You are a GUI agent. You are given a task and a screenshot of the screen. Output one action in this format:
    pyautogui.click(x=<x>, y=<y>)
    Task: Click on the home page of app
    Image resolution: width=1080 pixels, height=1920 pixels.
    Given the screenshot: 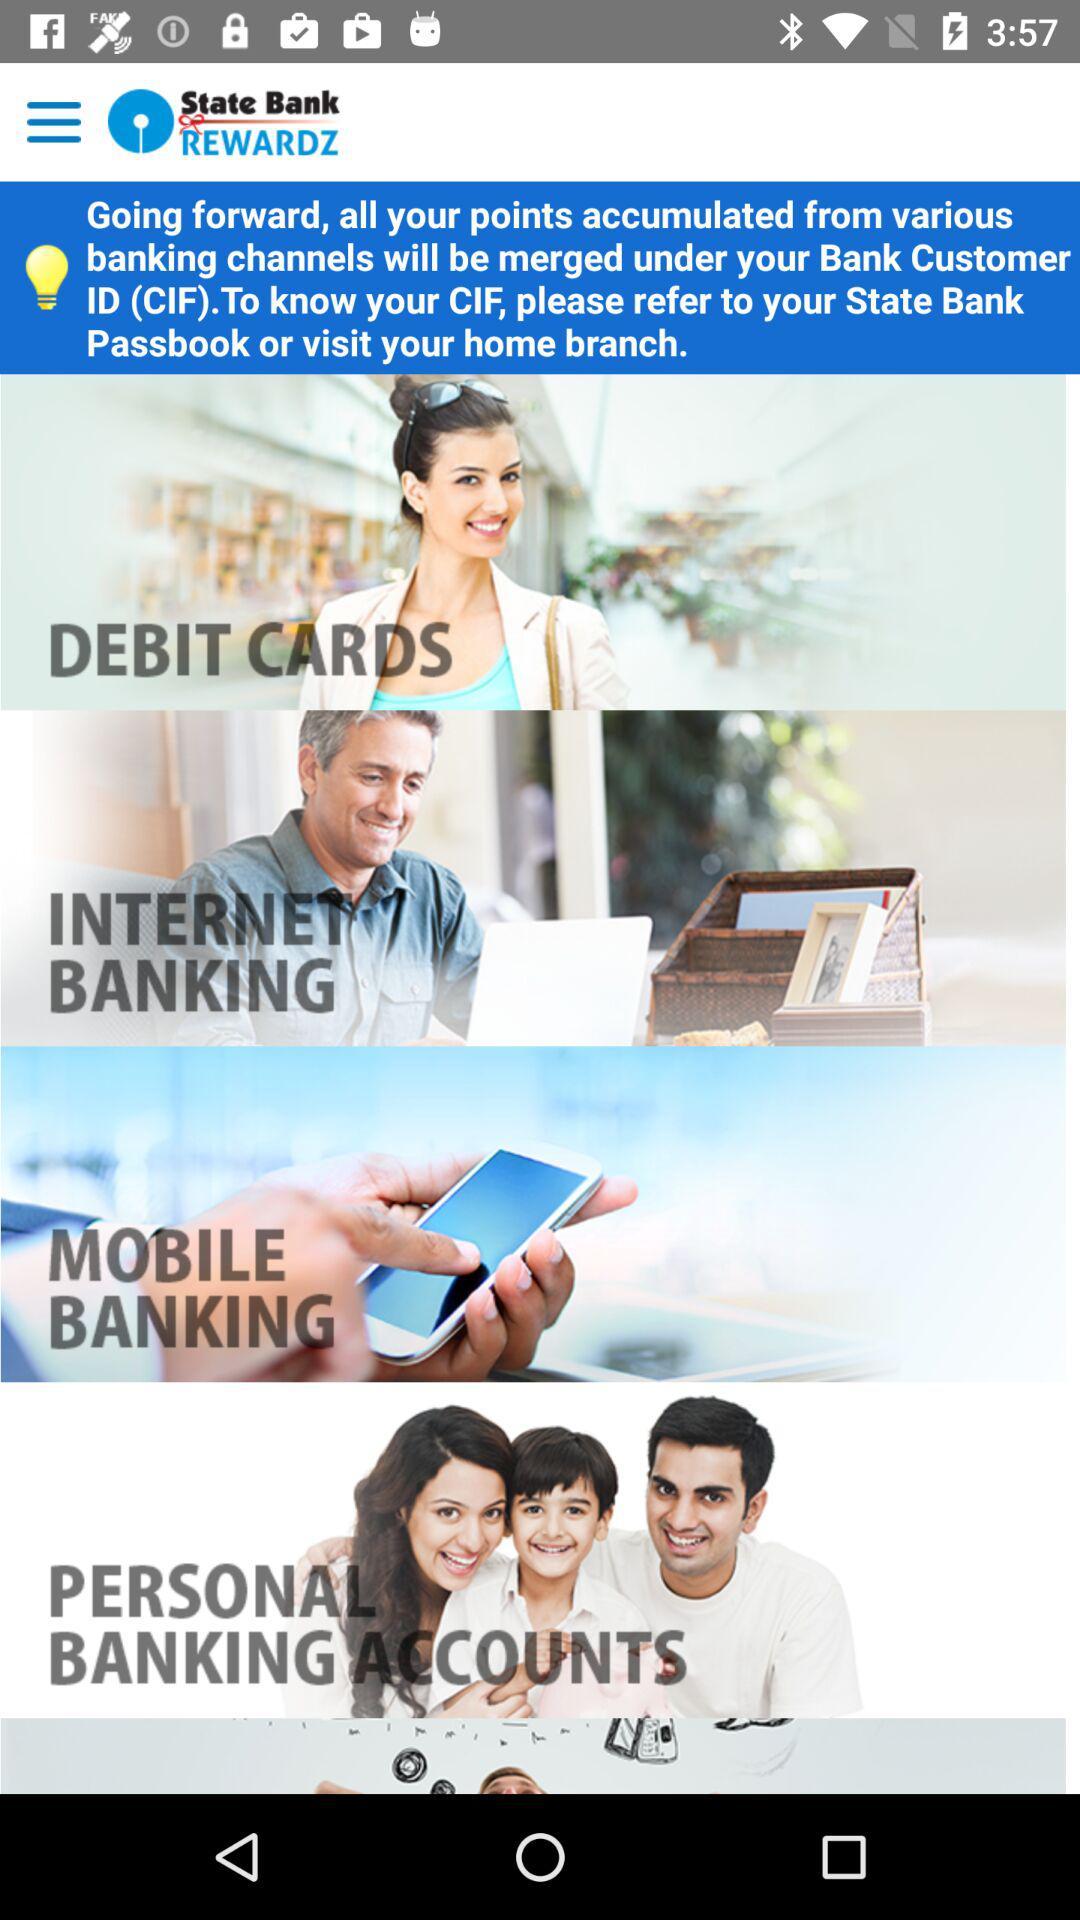 What is the action you would take?
    pyautogui.click(x=224, y=121)
    